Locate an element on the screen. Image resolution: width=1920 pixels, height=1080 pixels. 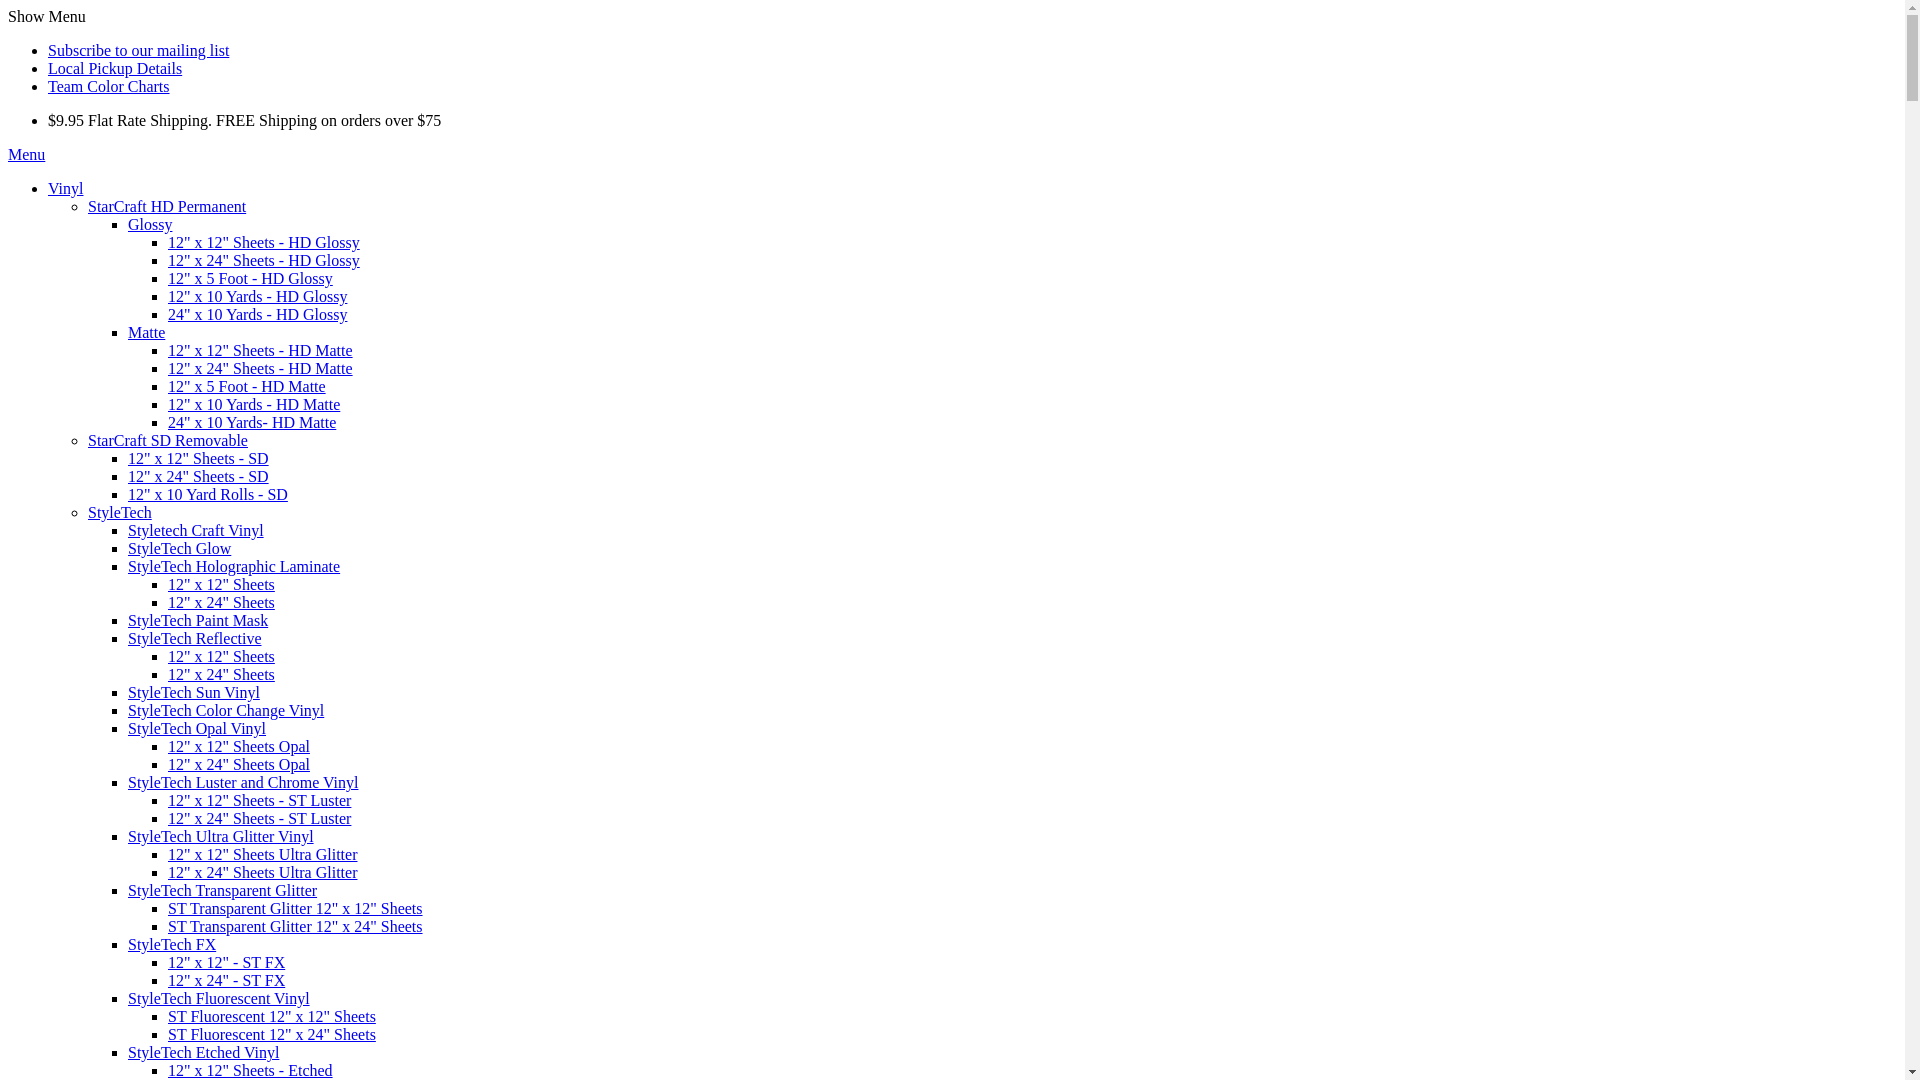
'Menu' is located at coordinates (26, 153).